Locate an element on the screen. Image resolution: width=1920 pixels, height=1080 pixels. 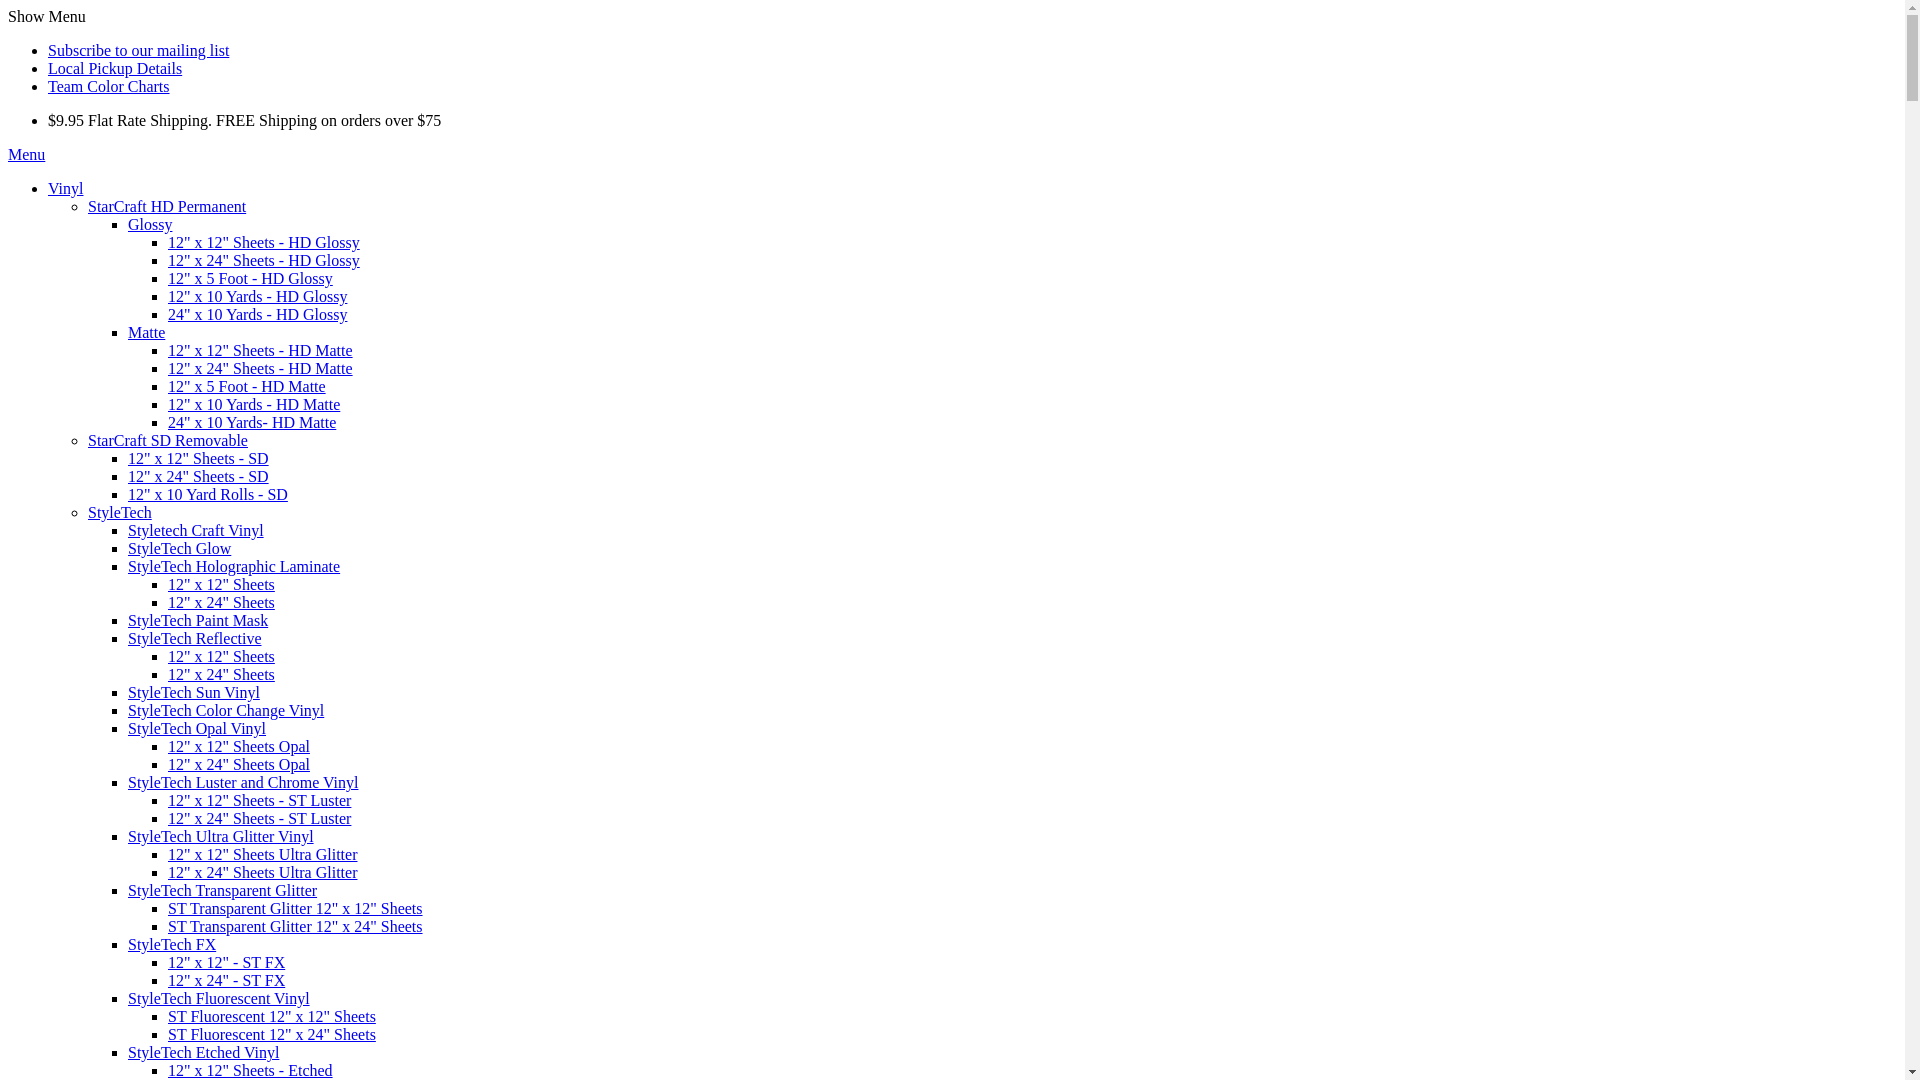
'Menu' is located at coordinates (26, 153).